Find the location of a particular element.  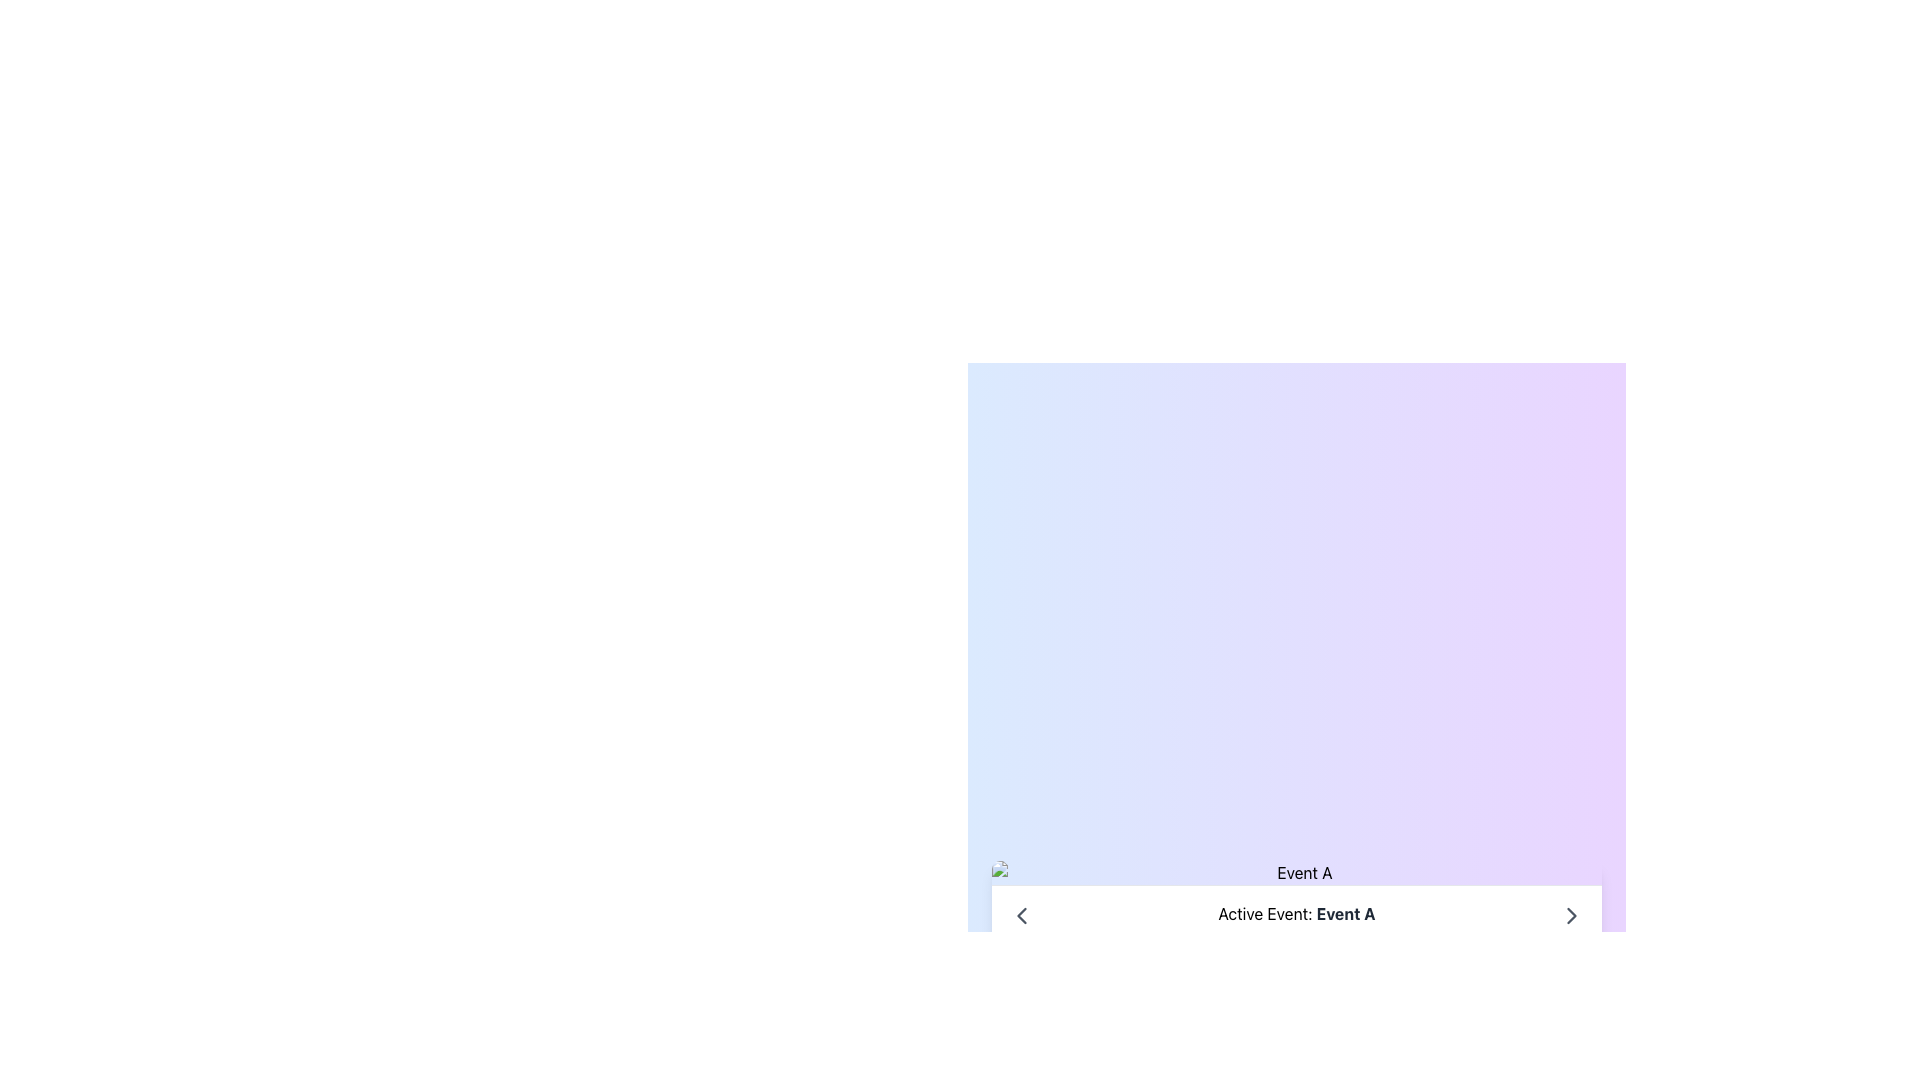

the leftward-pointing chevron button in dark gray located at the far left side of the footer bar is located at coordinates (1022, 915).